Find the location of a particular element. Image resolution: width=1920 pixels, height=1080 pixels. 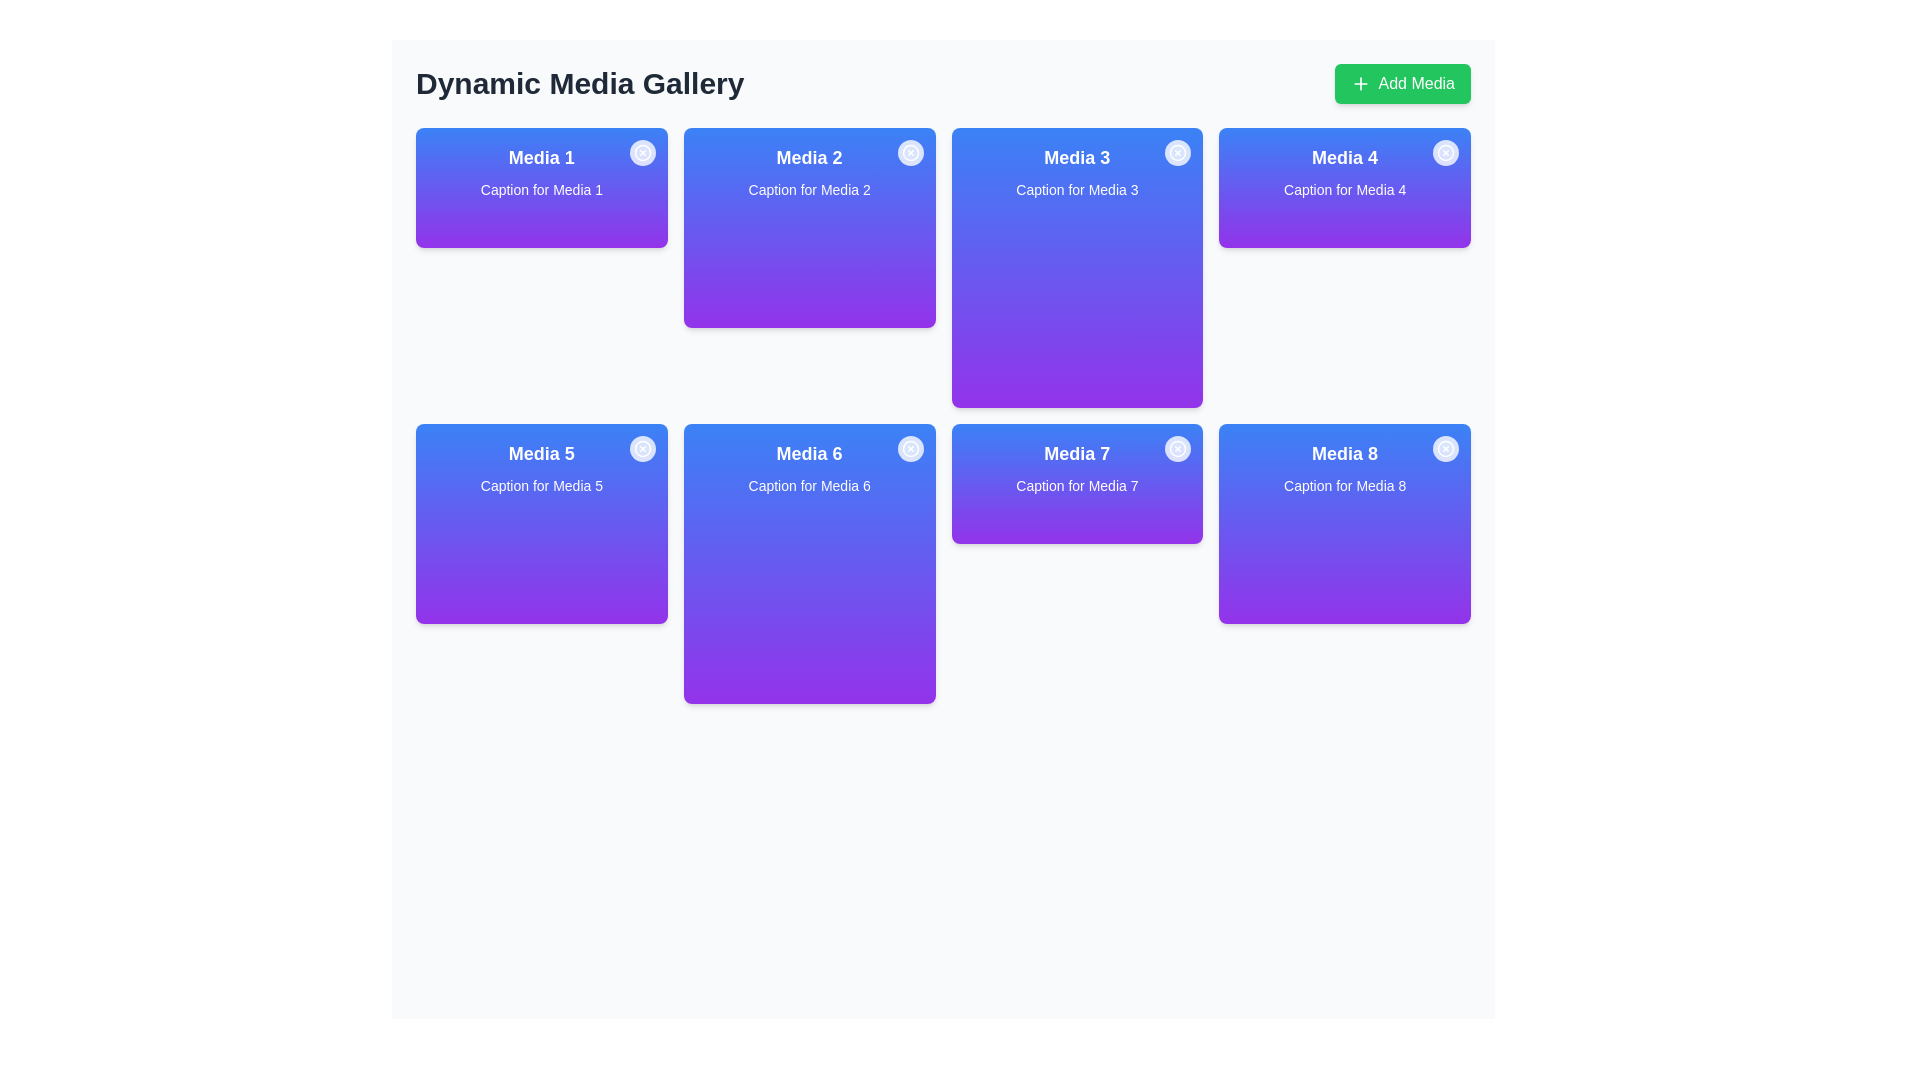

the decorative circle element located at the top-right corner of the 'Media 4' card is located at coordinates (1445, 152).